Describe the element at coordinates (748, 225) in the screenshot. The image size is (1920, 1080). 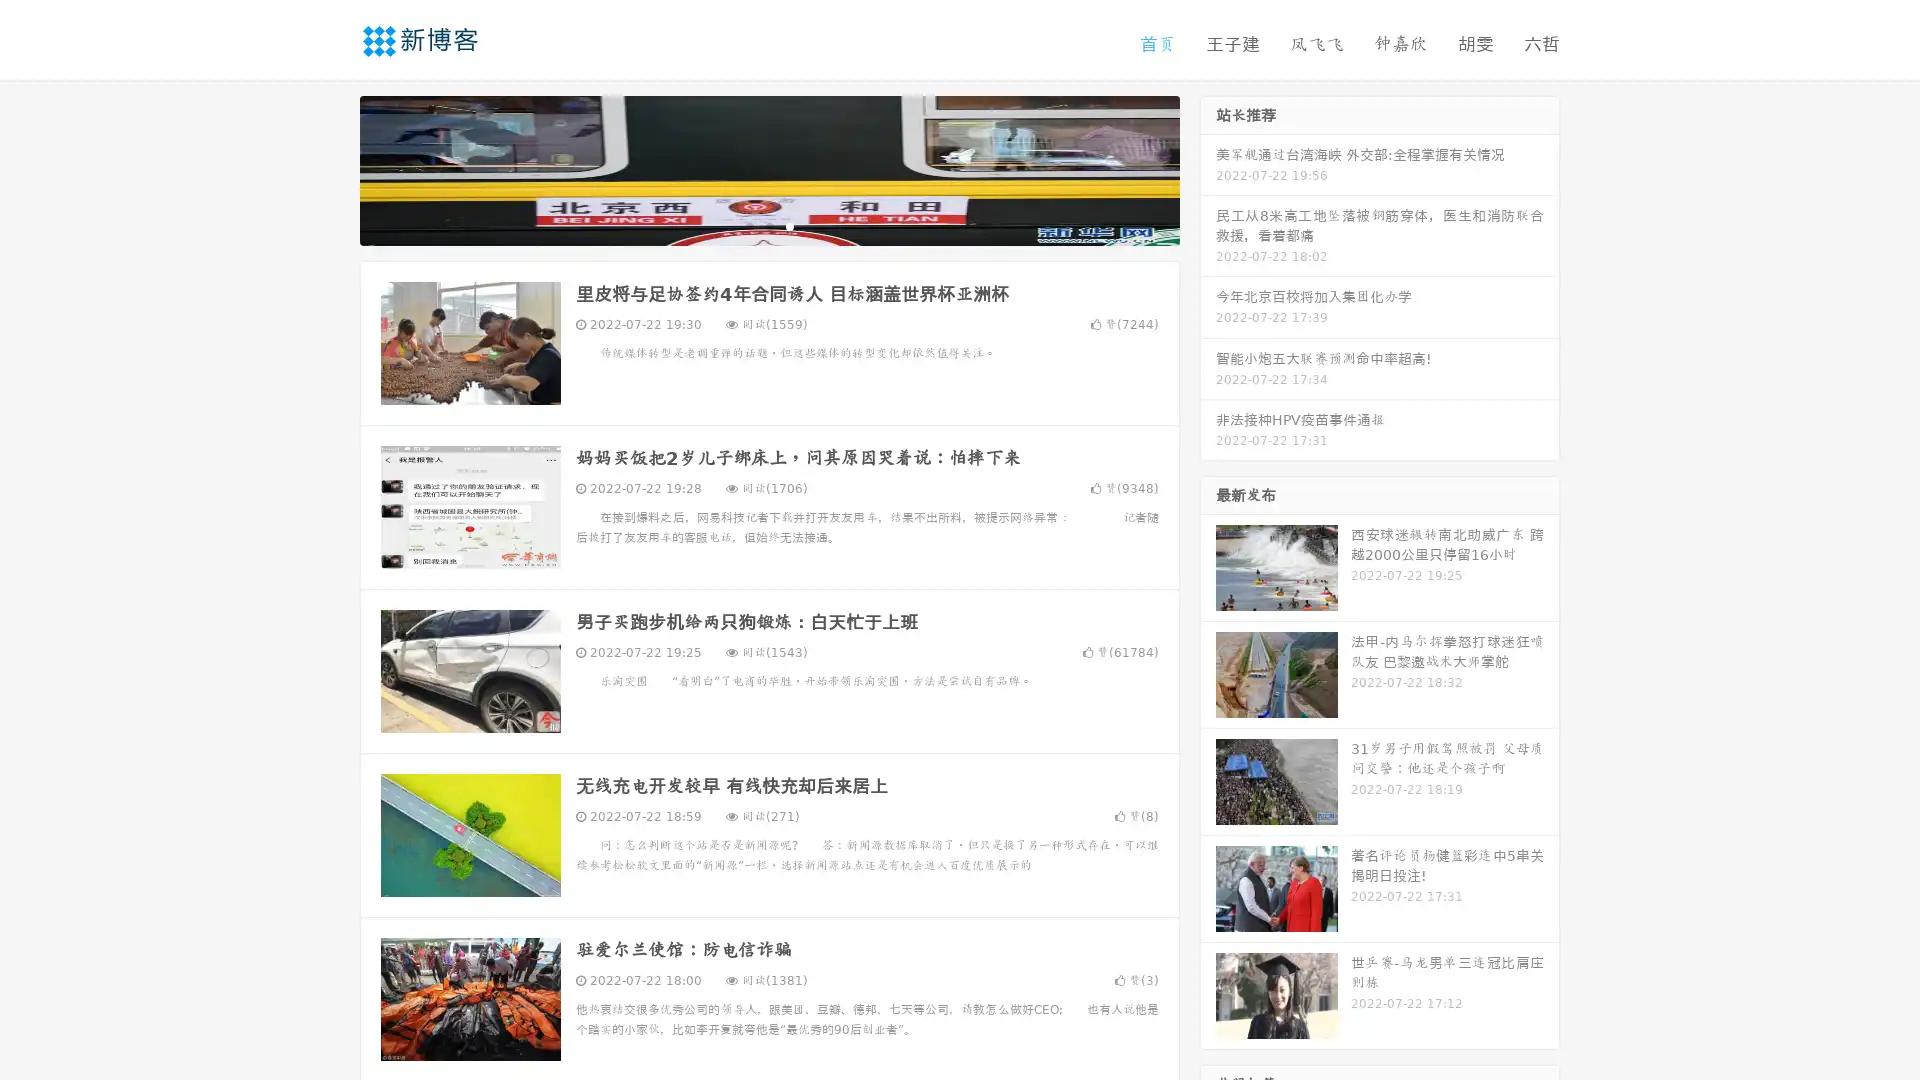
I see `Go to slide 1` at that location.